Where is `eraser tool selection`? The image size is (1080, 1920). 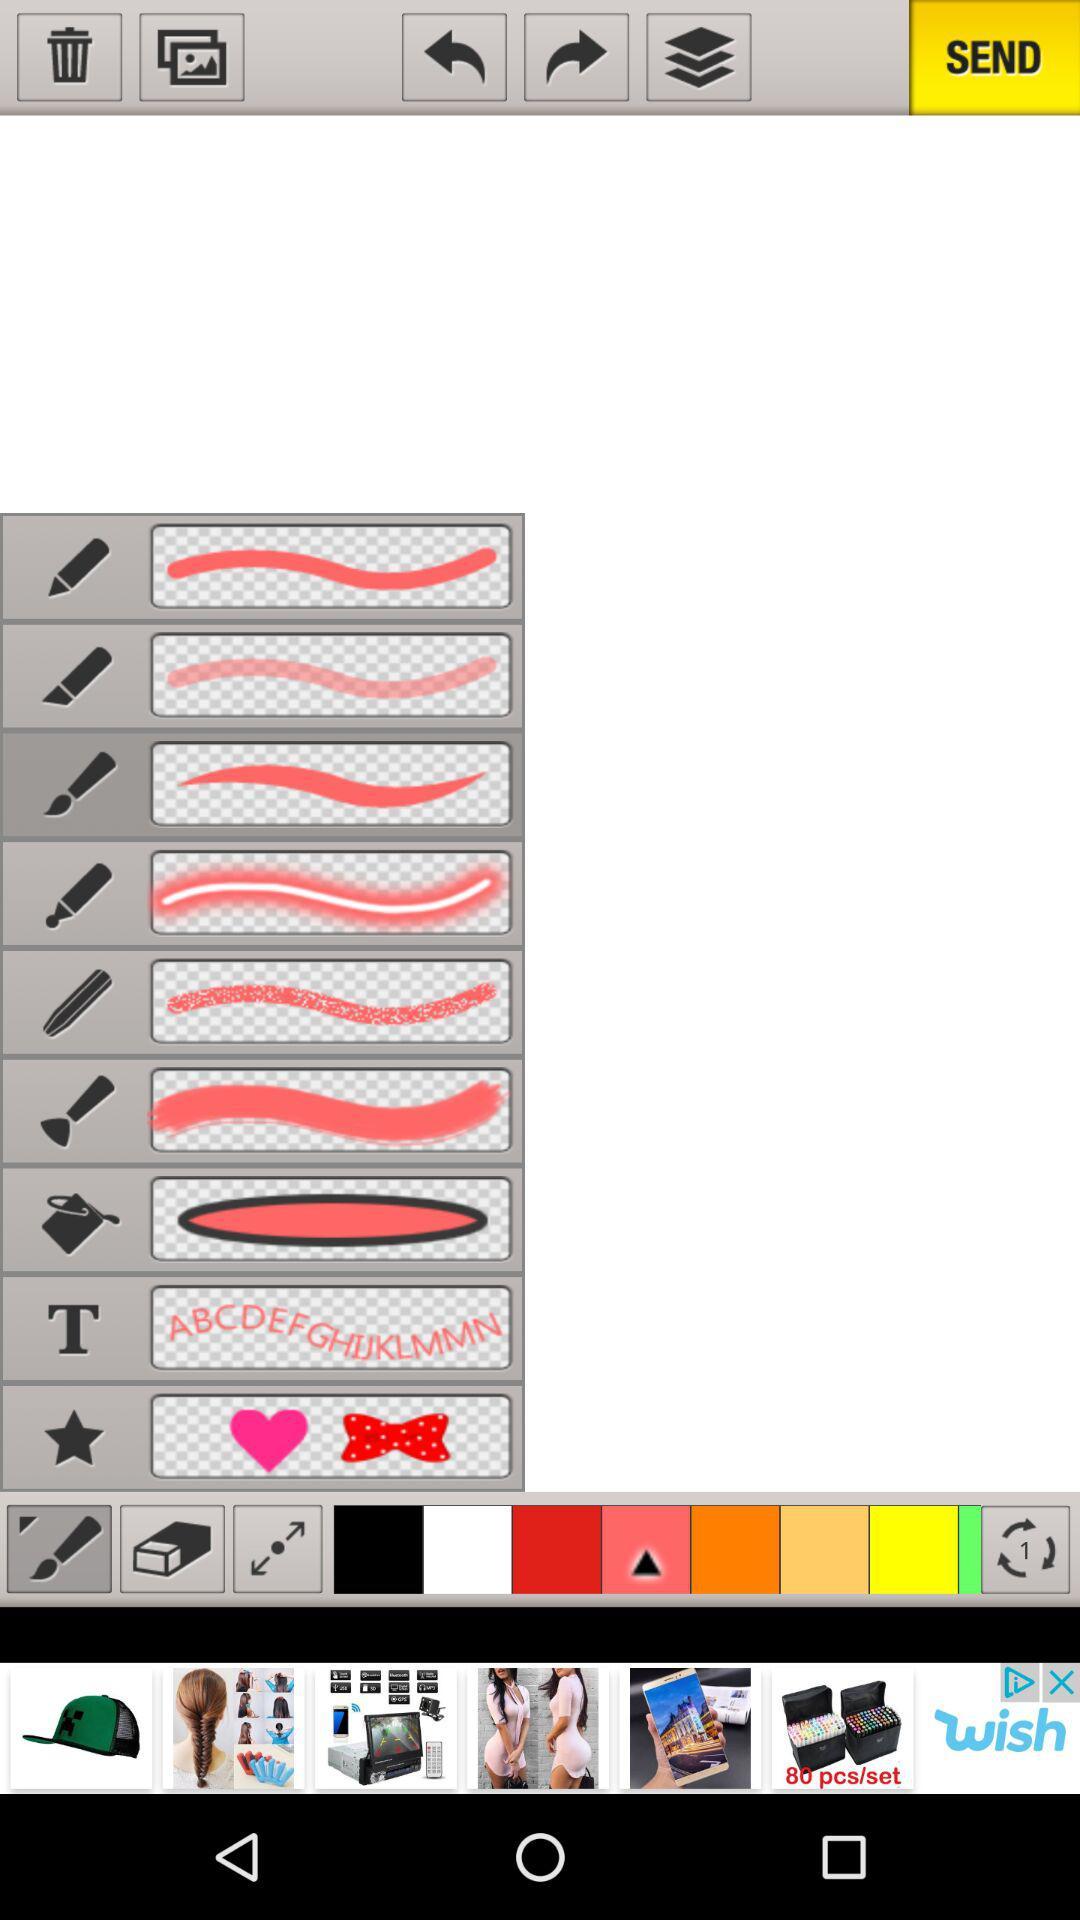 eraser tool selection is located at coordinates (171, 1548).